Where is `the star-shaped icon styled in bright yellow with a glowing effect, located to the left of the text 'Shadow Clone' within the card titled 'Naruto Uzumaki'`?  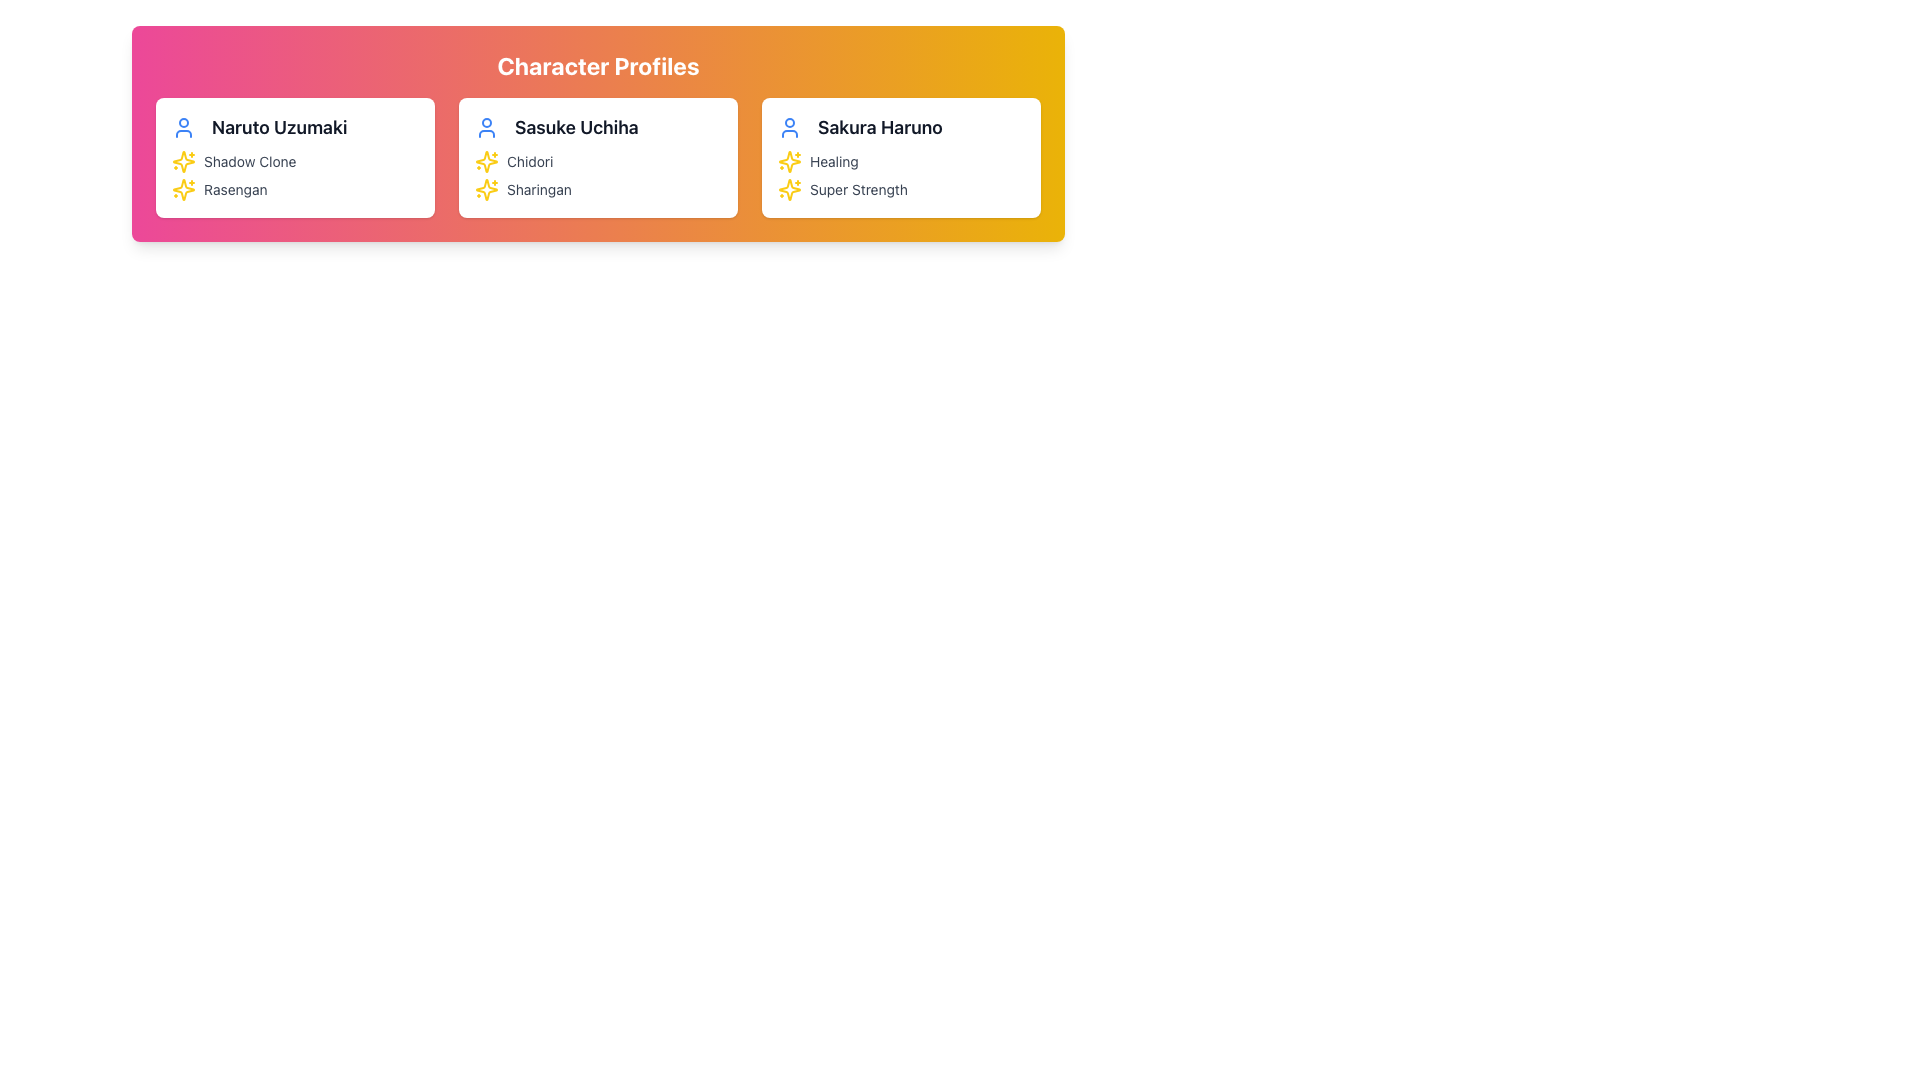 the star-shaped icon styled in bright yellow with a glowing effect, located to the left of the text 'Shadow Clone' within the card titled 'Naruto Uzumaki' is located at coordinates (183, 161).